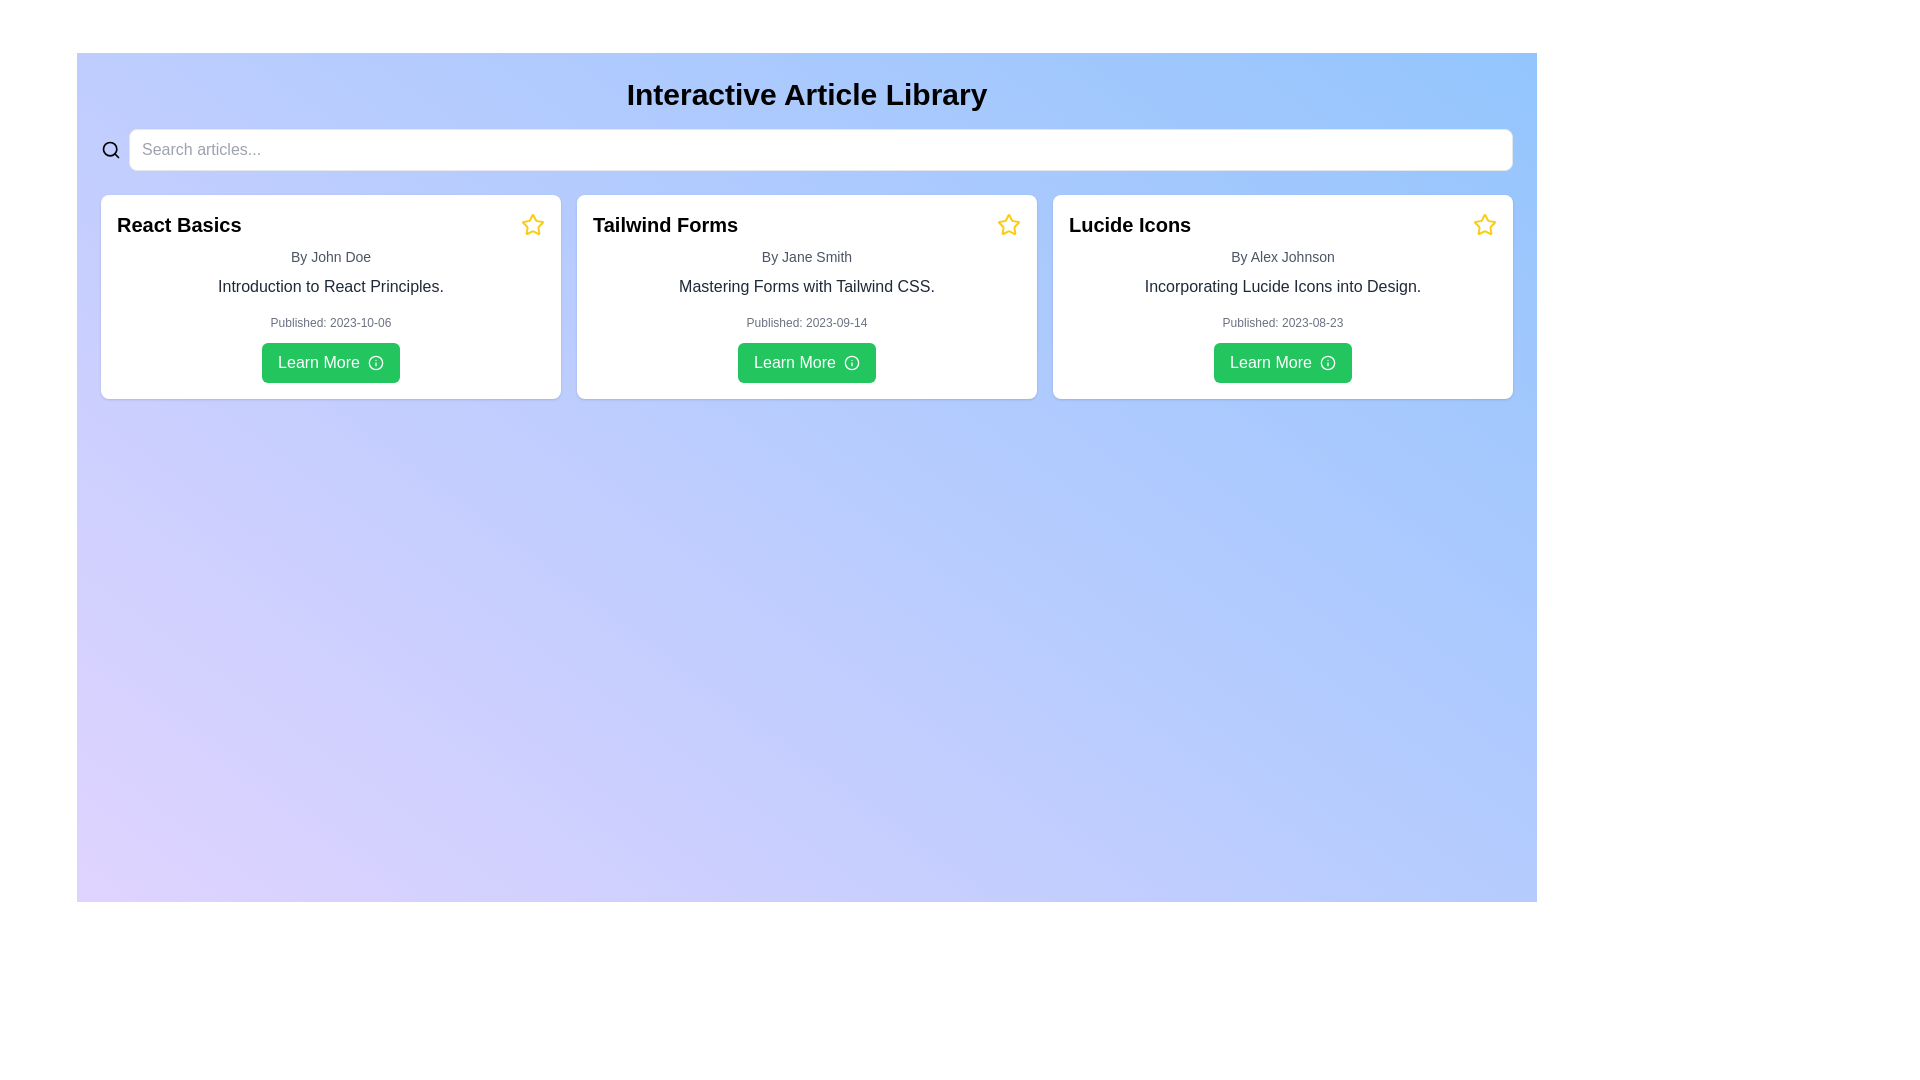 Image resolution: width=1920 pixels, height=1080 pixels. Describe the element at coordinates (109, 148) in the screenshot. I see `the circular icon that is part of the search symbol located at the top-left corner of the interface, adjacent to the 'Search articles...' text input area` at that location.